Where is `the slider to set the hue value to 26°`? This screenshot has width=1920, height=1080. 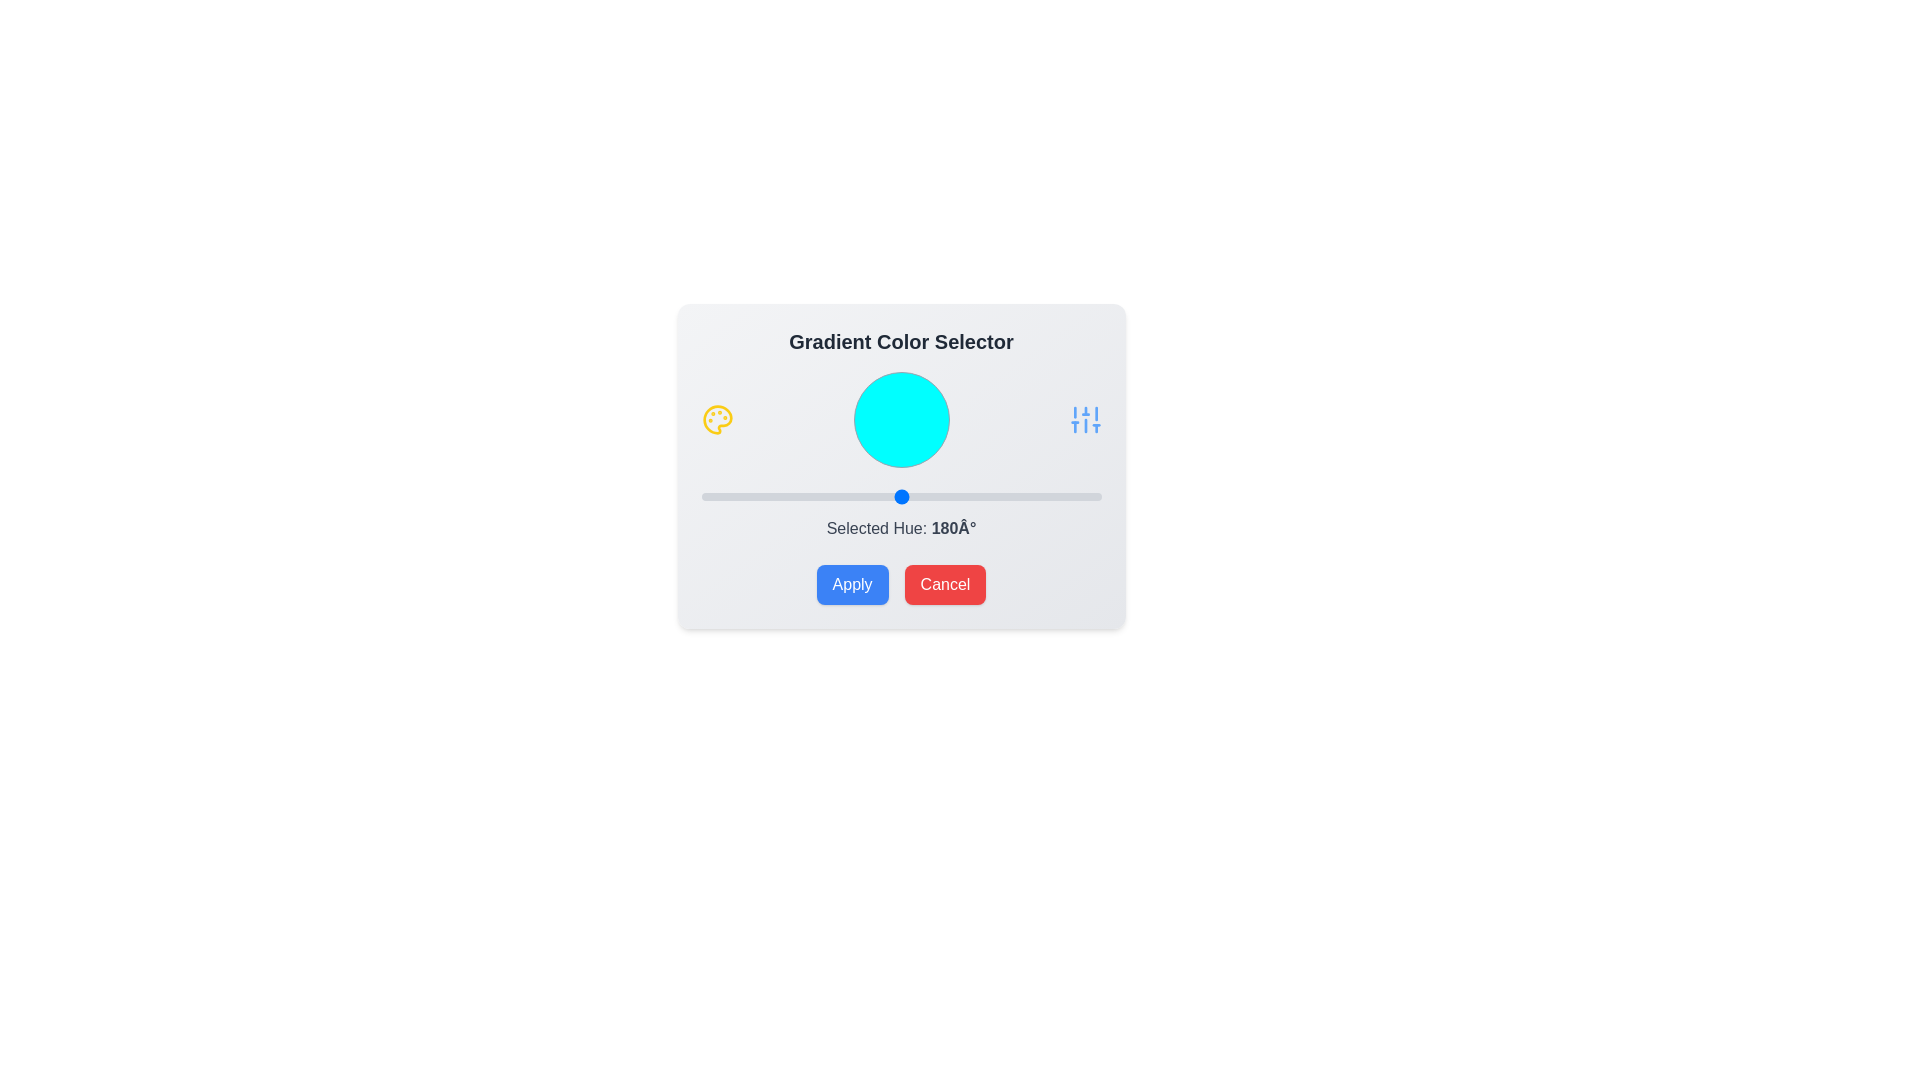 the slider to set the hue value to 26° is located at coordinates (729, 496).